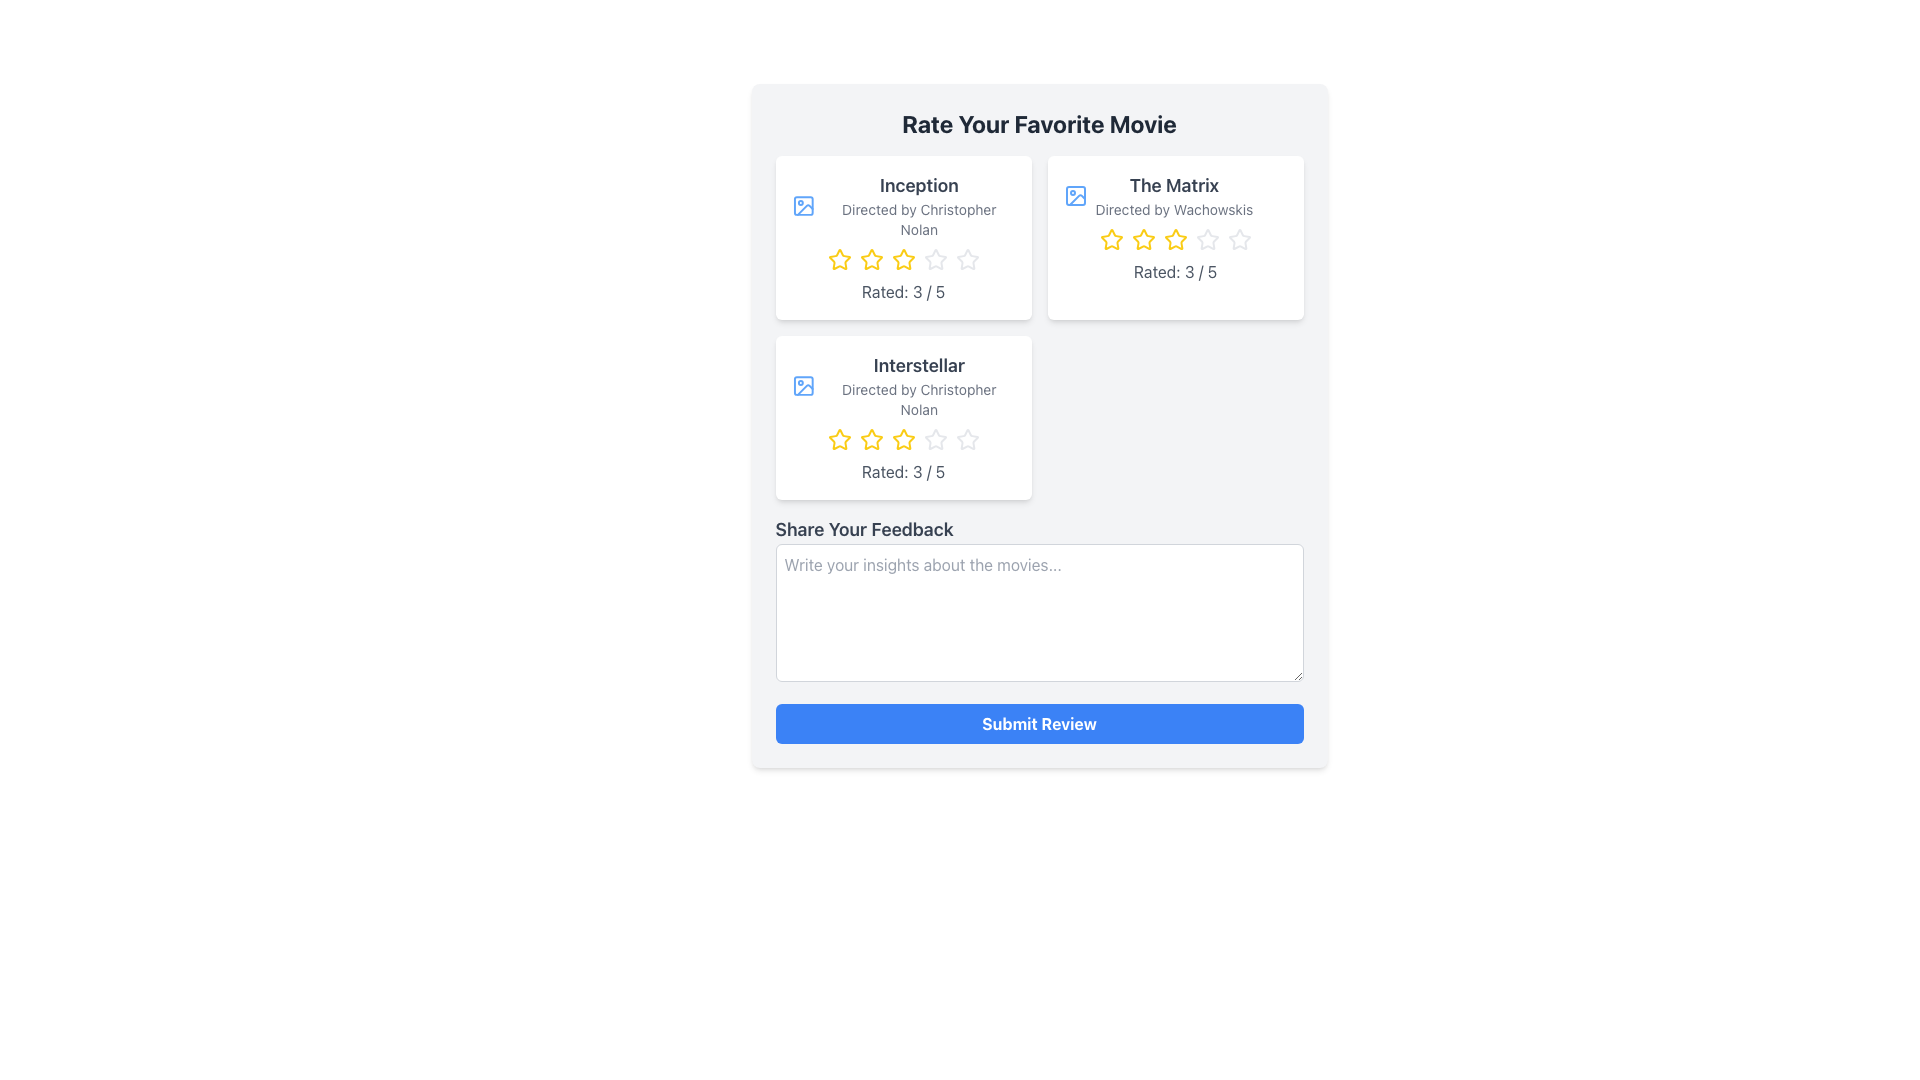  I want to click on any of the star icons in the card component titled 'Inception' to adjust the rating, so click(902, 237).